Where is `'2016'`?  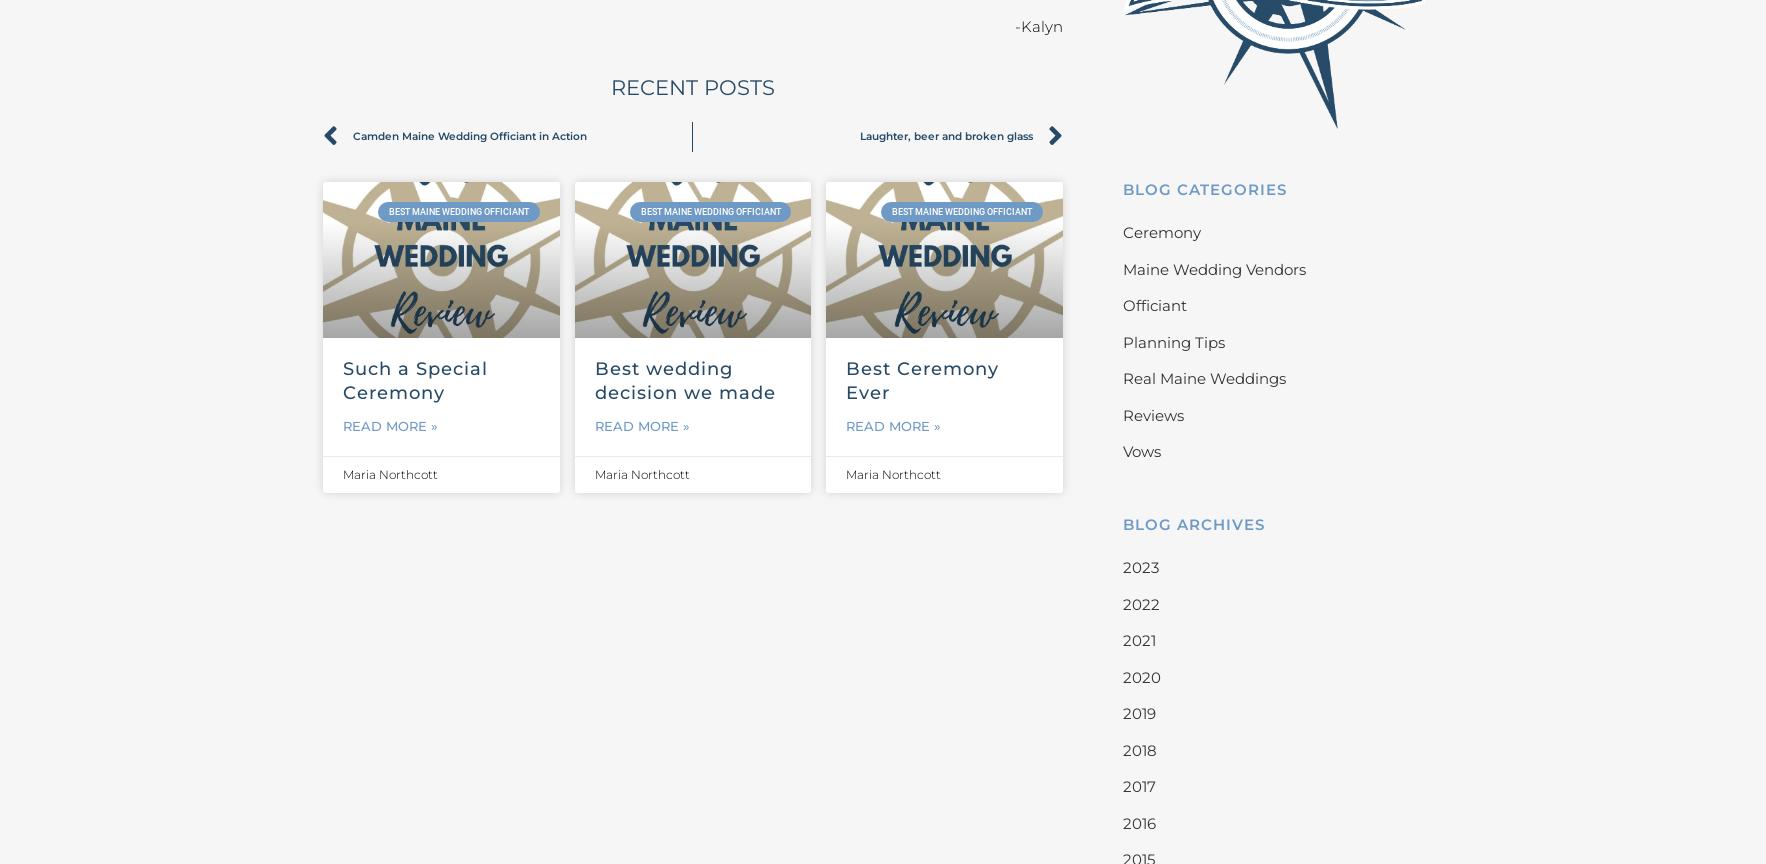
'2016' is located at coordinates (1137, 821).